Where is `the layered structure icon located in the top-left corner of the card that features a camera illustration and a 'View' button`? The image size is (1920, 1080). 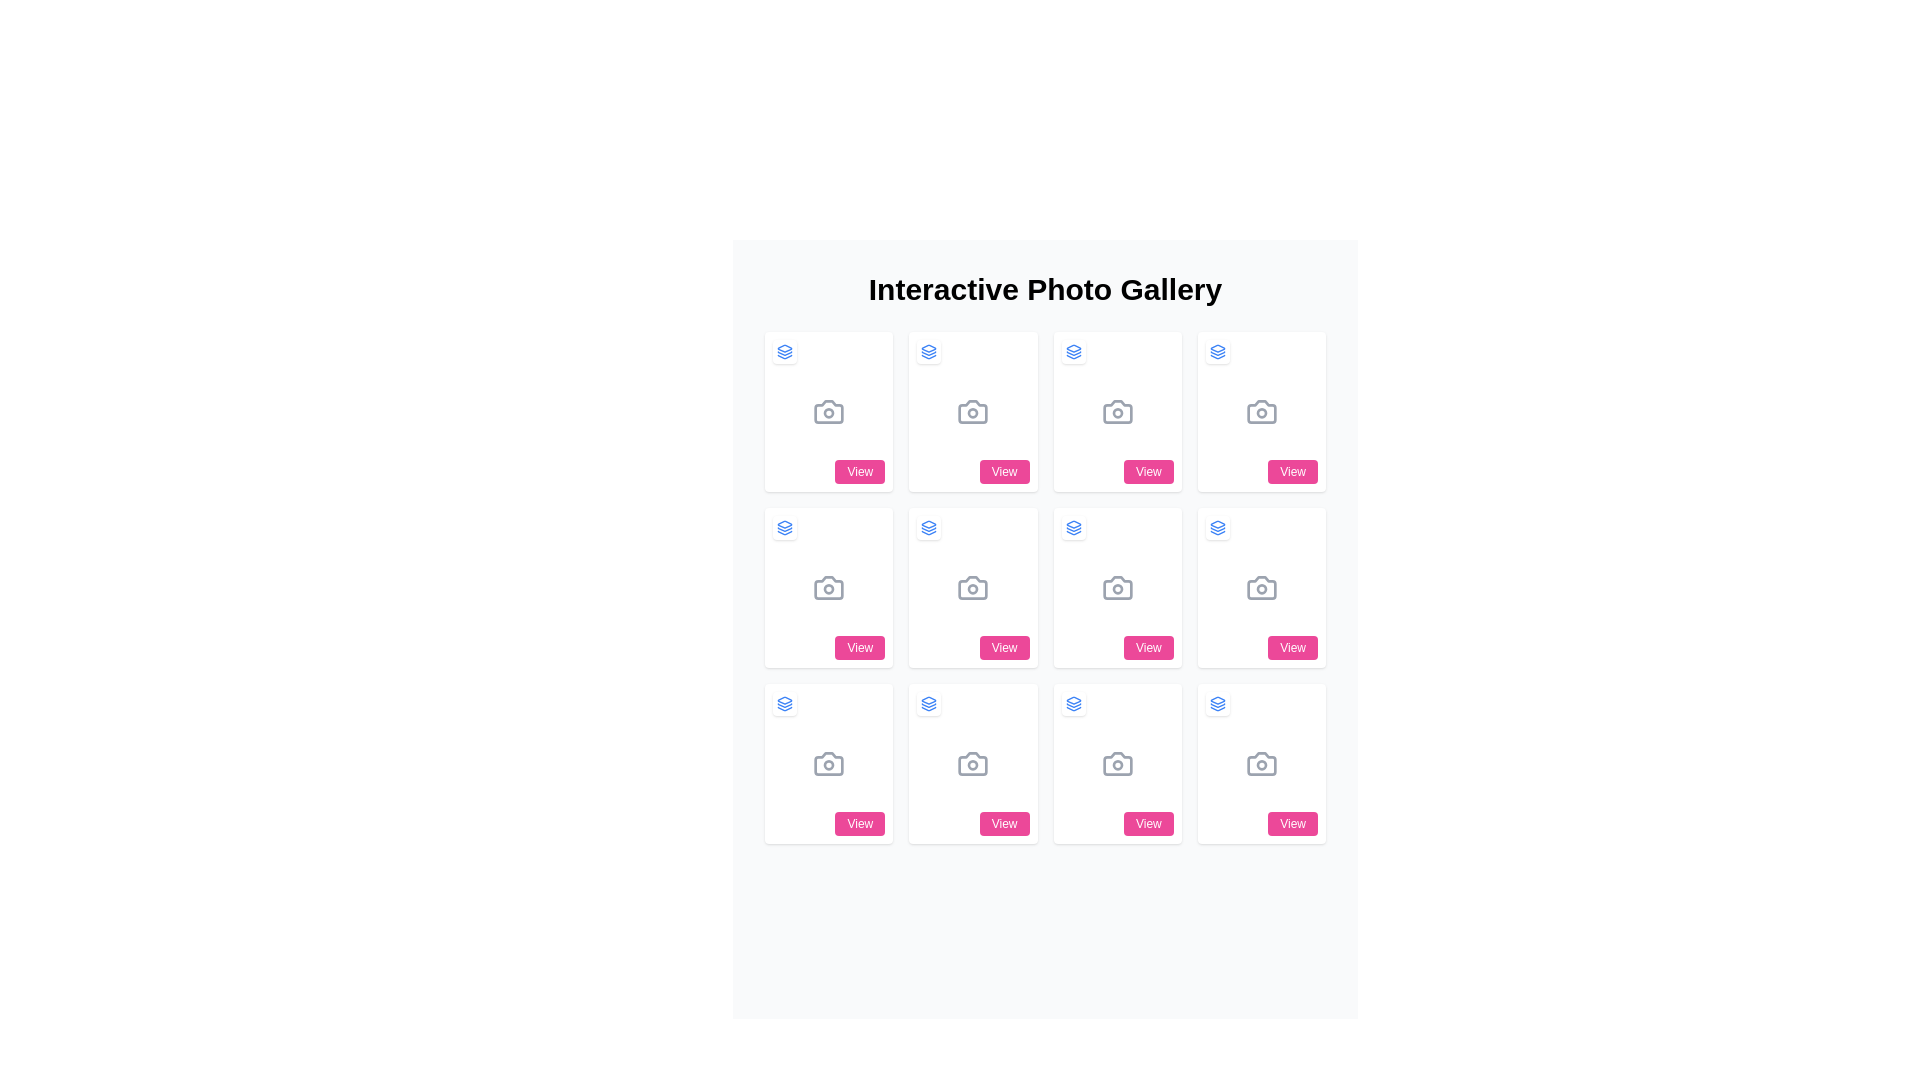
the layered structure icon located in the top-left corner of the card that features a camera illustration and a 'View' button is located at coordinates (784, 703).